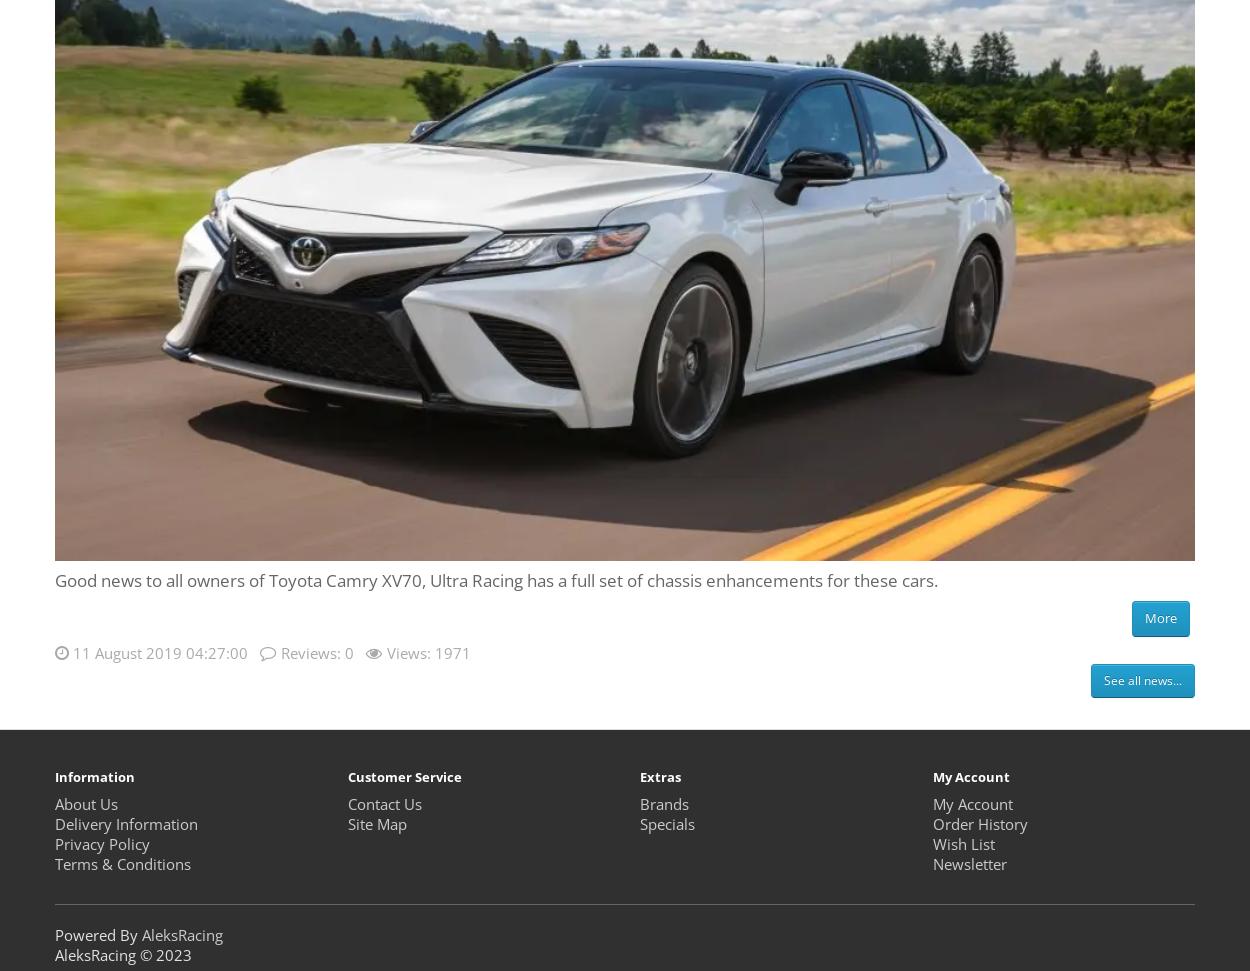 The width and height of the screenshot is (1250, 971). Describe the element at coordinates (182, 933) in the screenshot. I see `'AleksRacing'` at that location.